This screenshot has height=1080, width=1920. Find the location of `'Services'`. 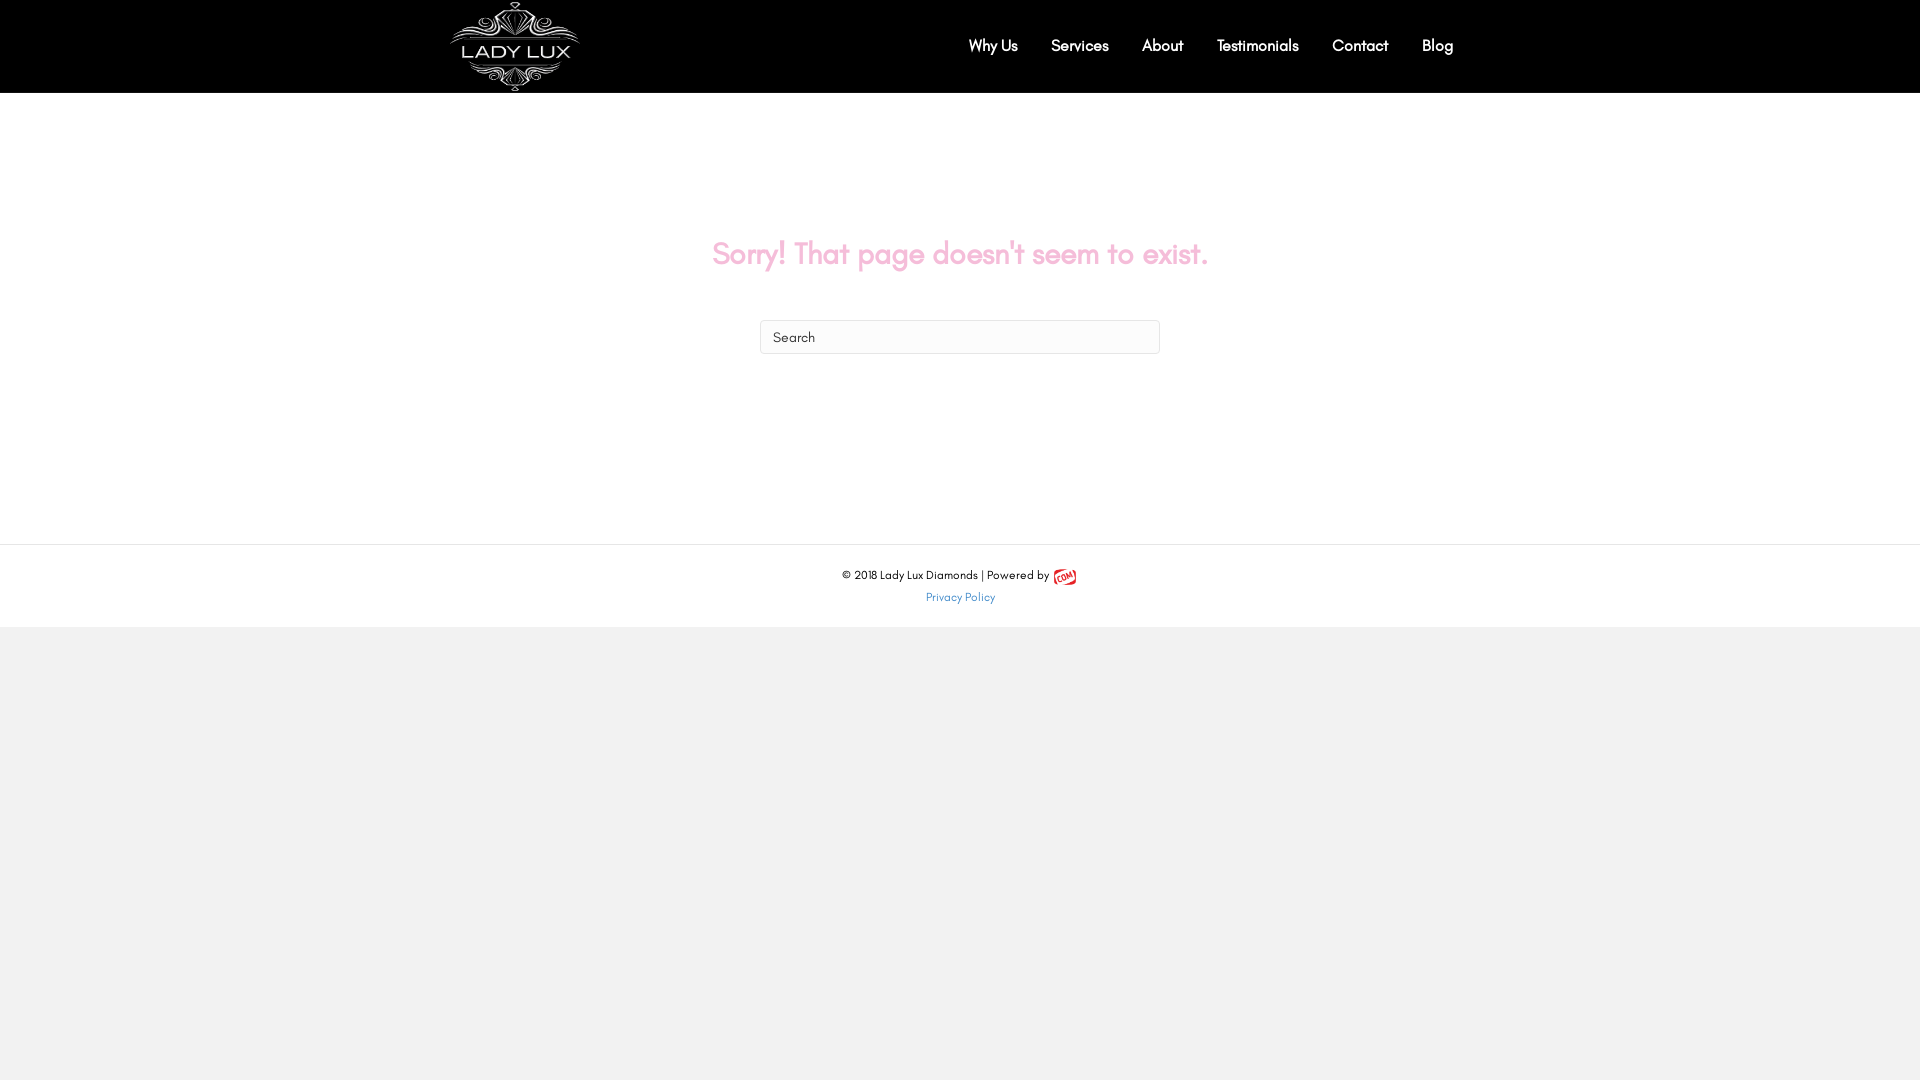

'Services' is located at coordinates (1078, 45).